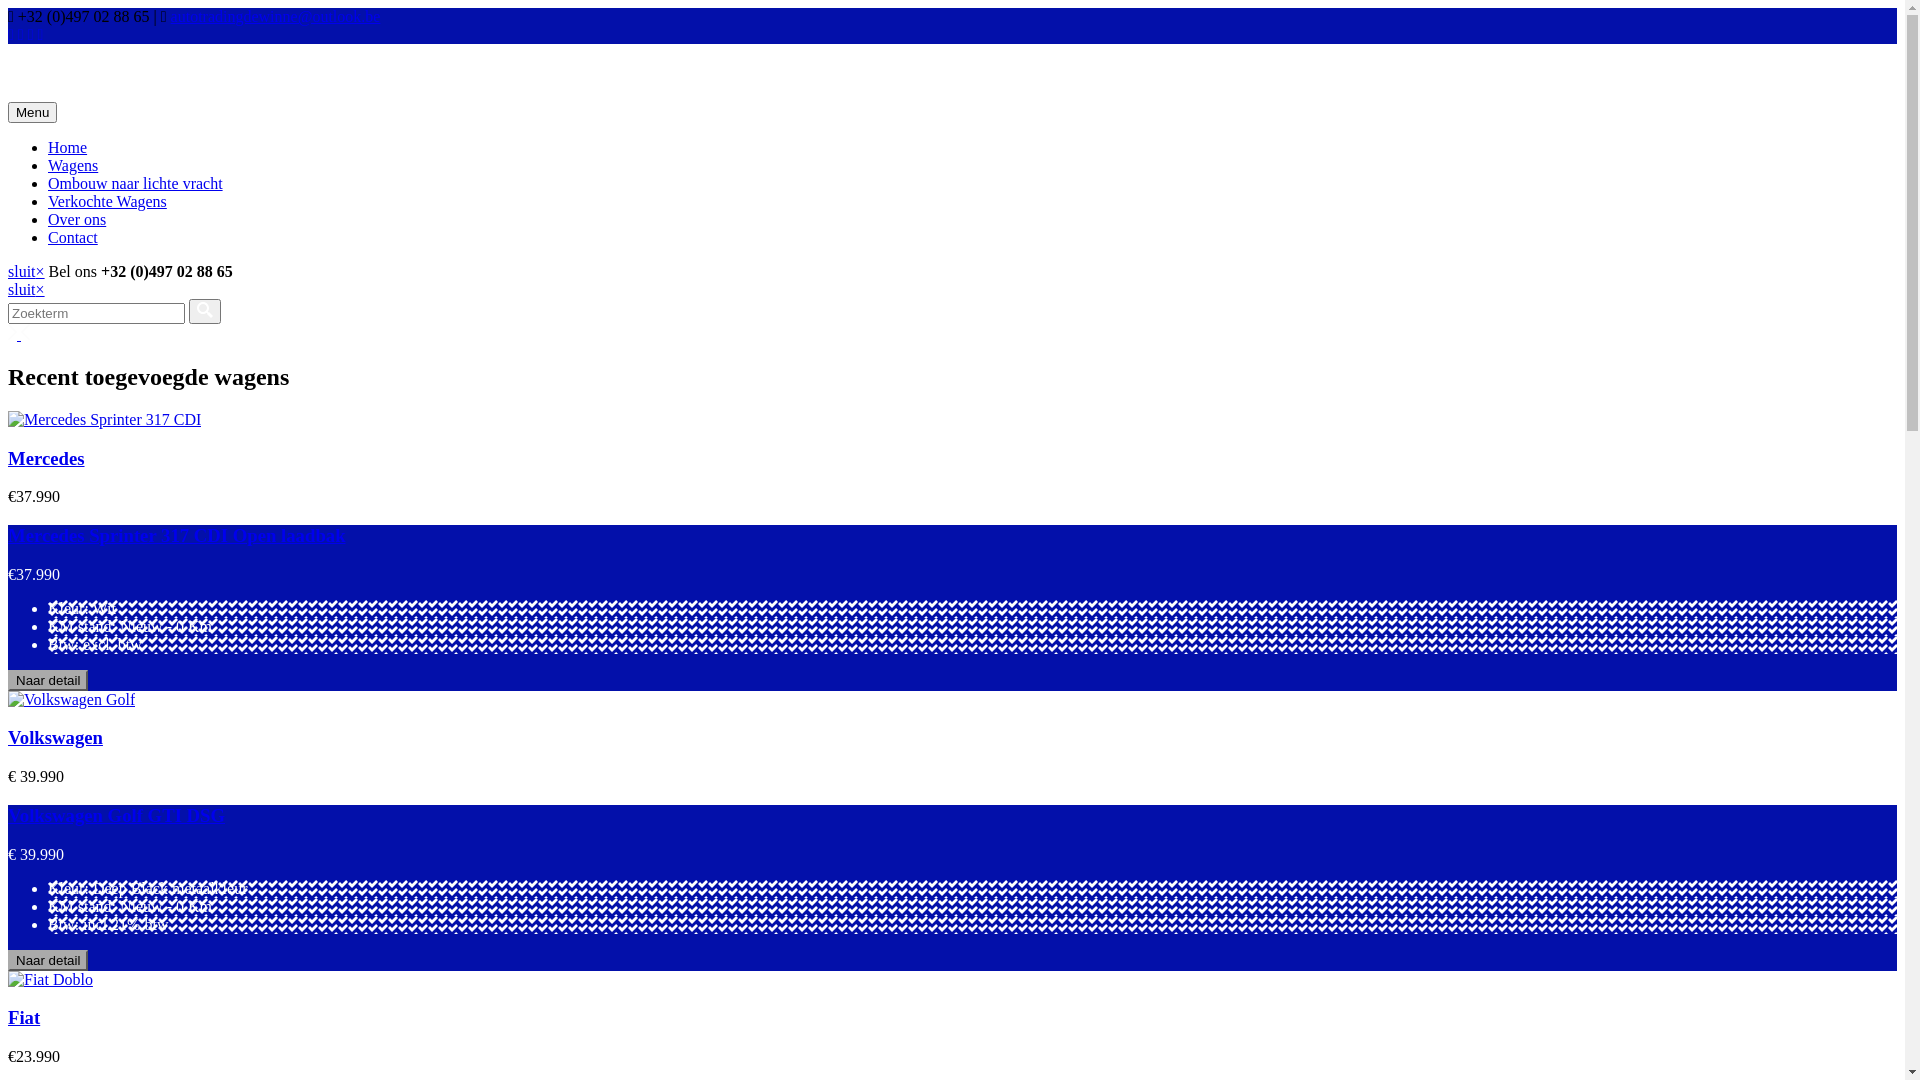 This screenshot has width=1920, height=1080. Describe the element at coordinates (106, 201) in the screenshot. I see `'Verkochte Wagens'` at that location.